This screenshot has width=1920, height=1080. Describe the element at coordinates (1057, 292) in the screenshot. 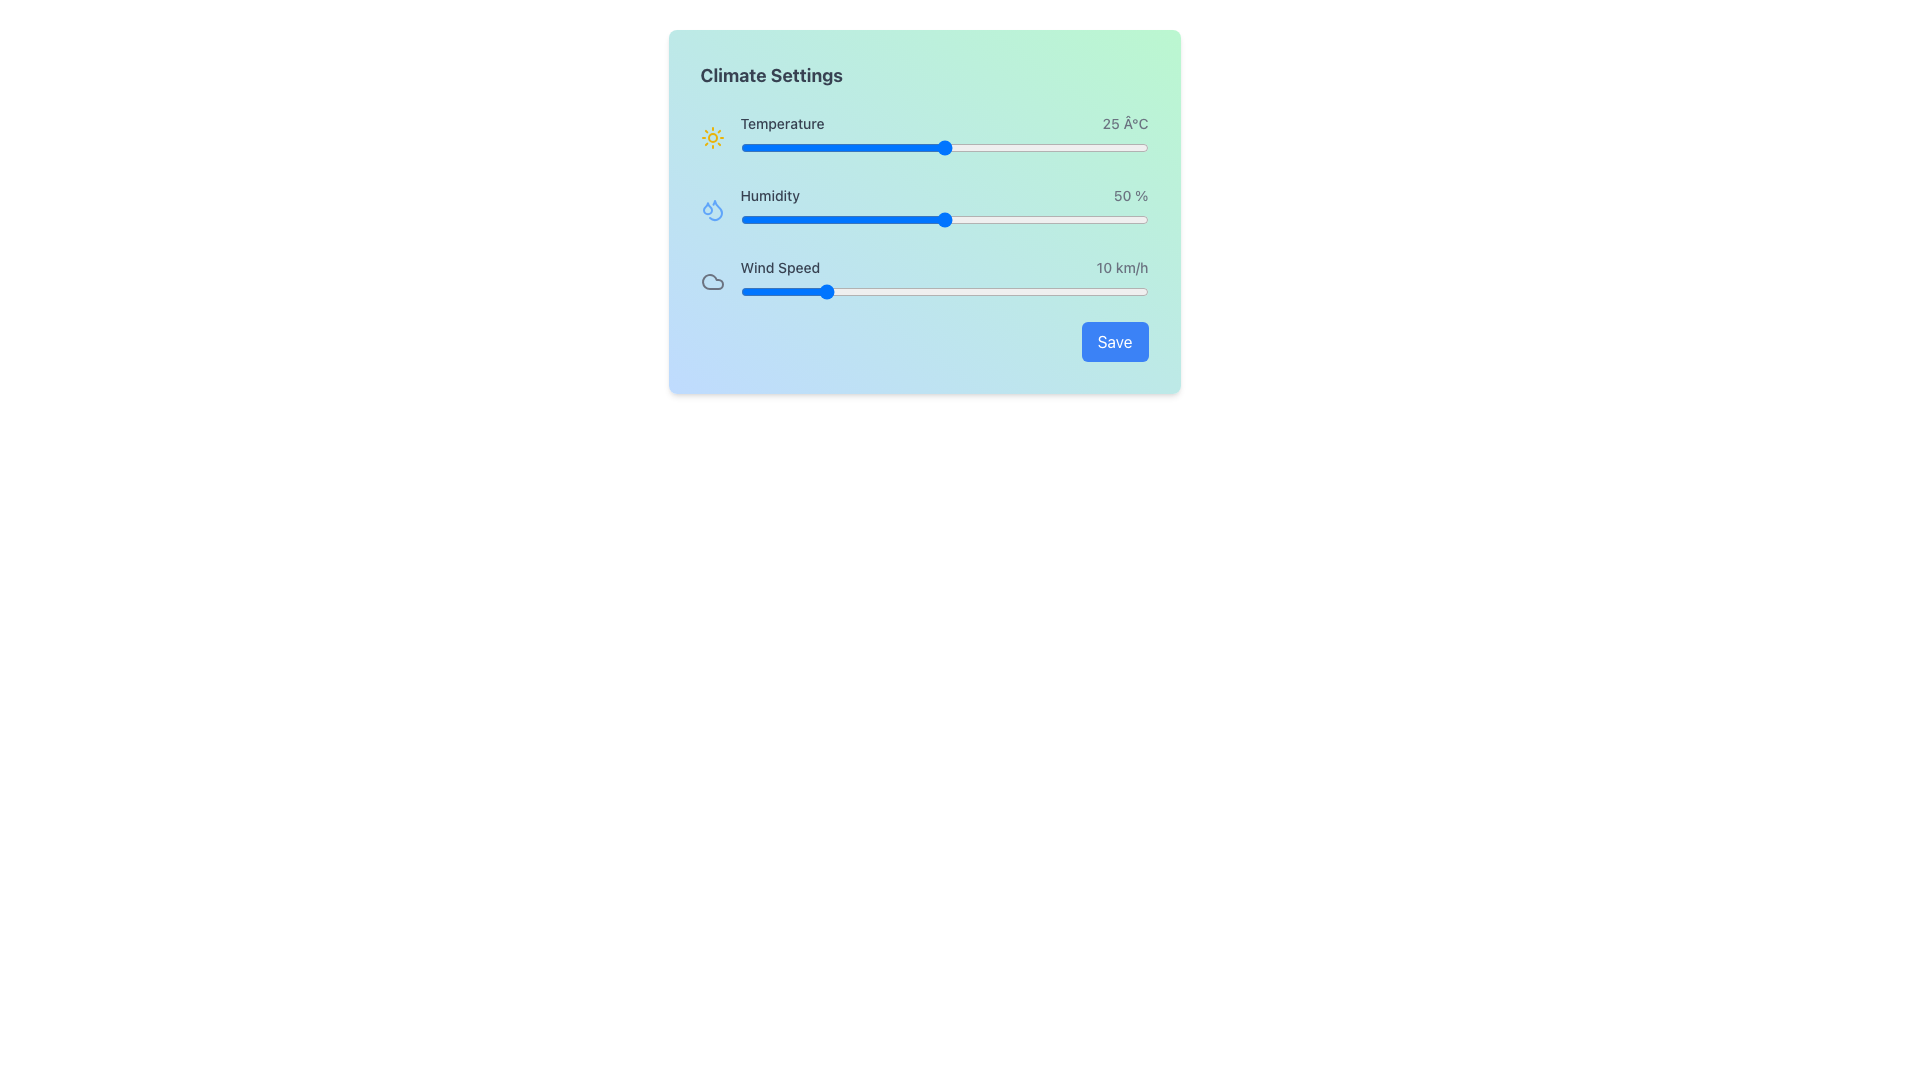

I see `wind speed` at that location.